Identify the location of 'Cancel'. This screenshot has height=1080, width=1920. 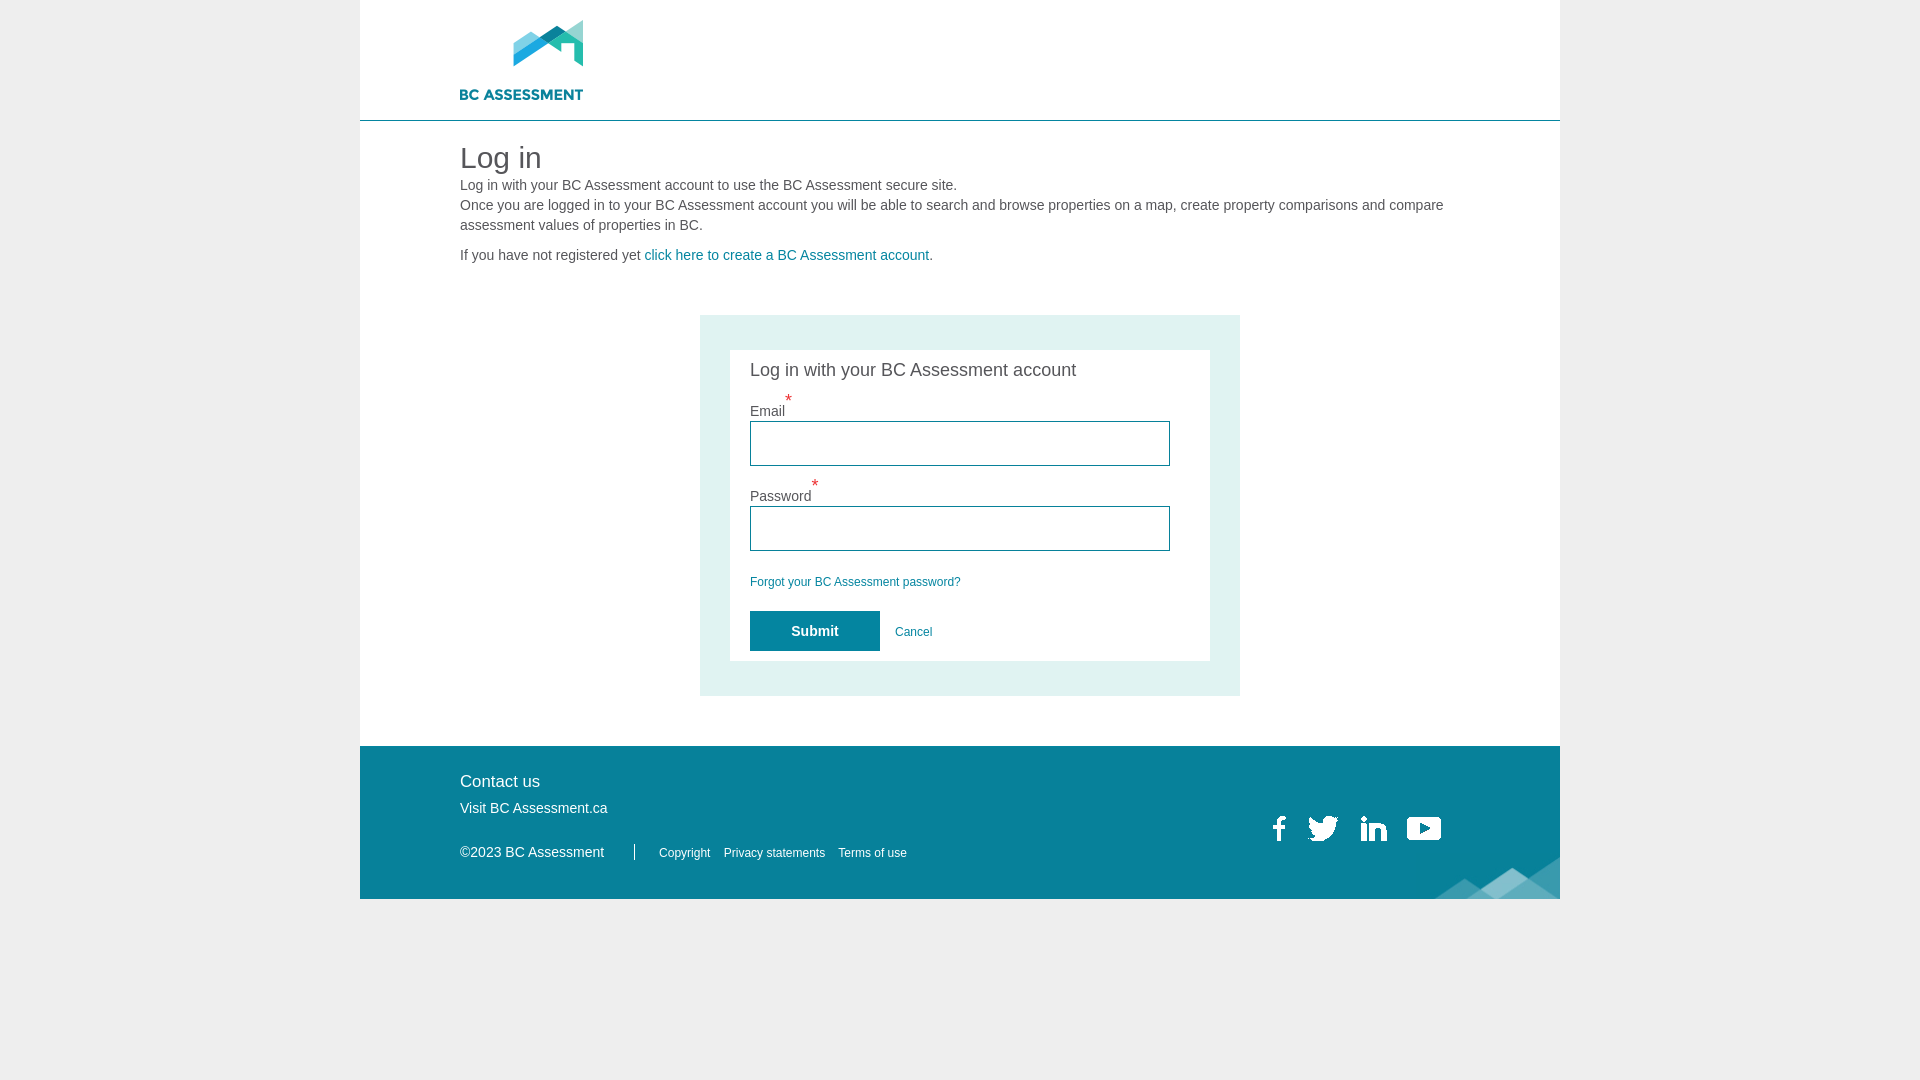
(893, 632).